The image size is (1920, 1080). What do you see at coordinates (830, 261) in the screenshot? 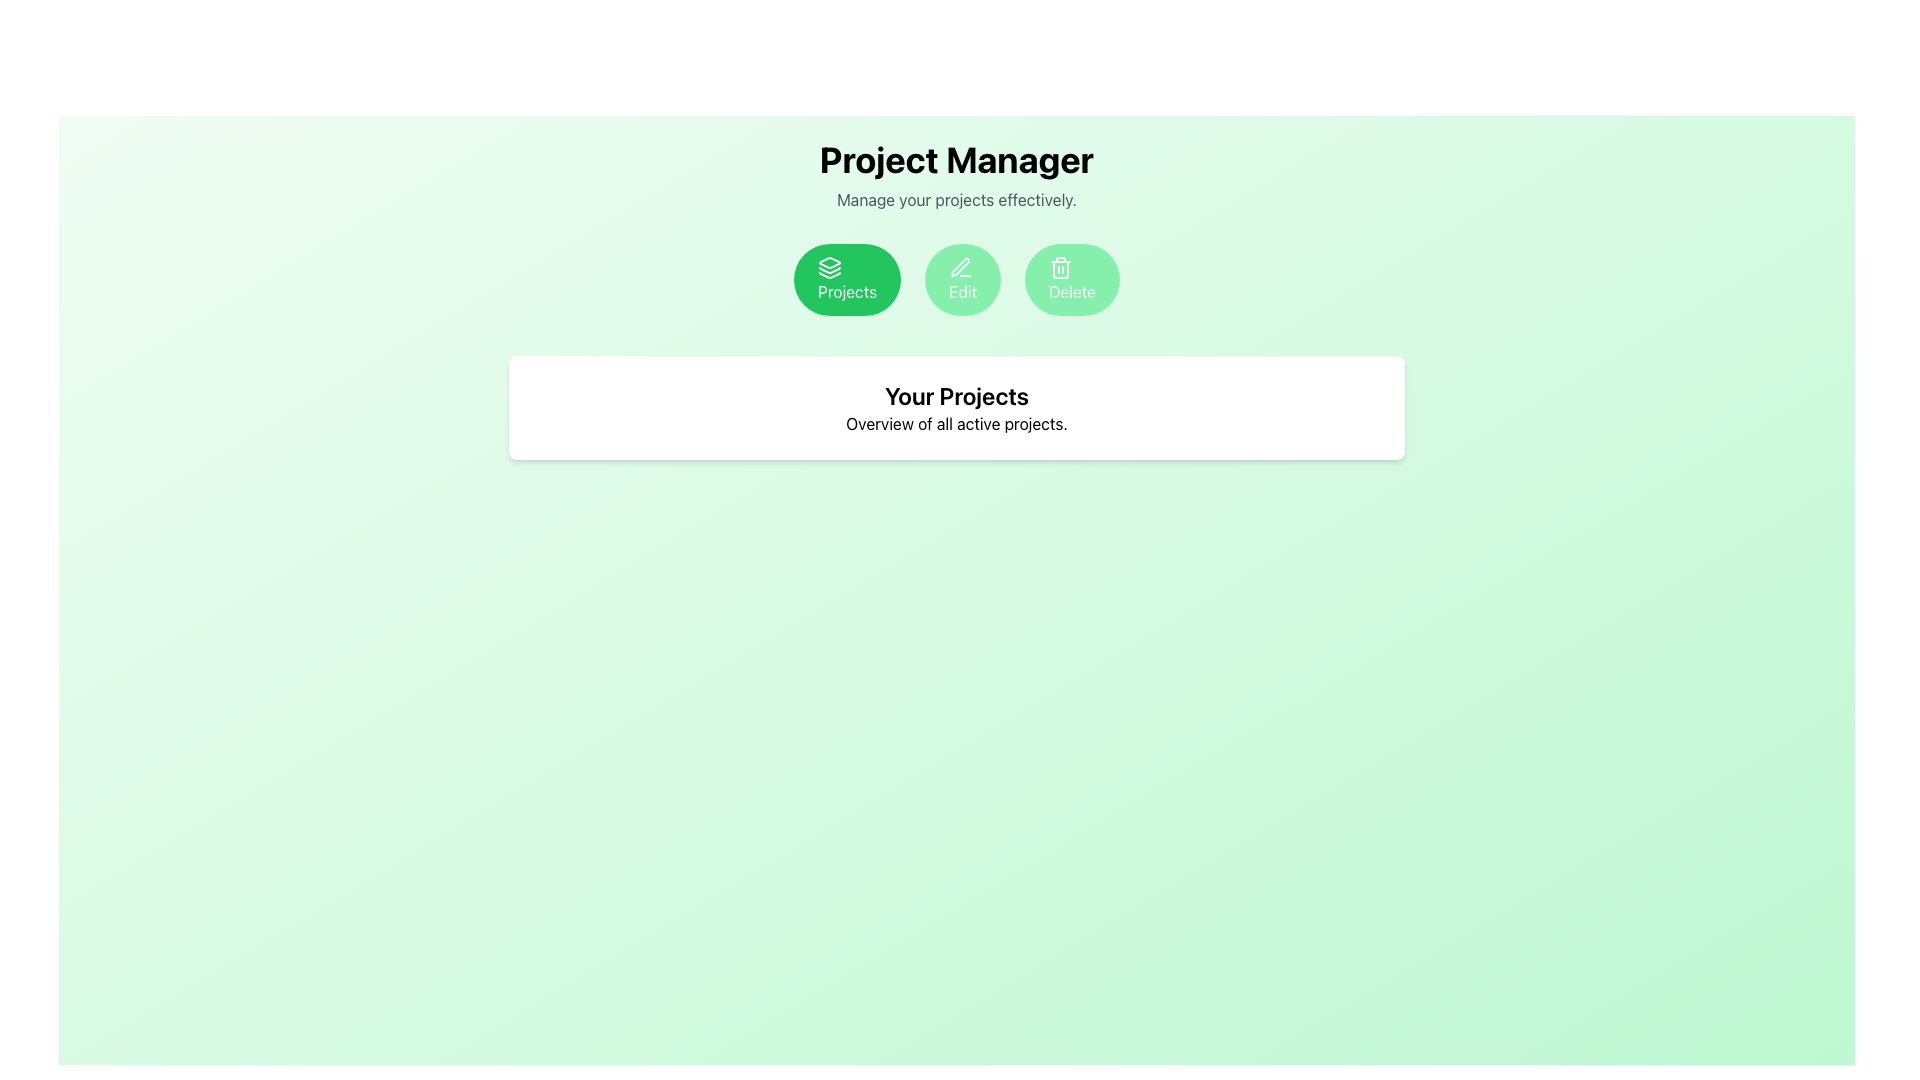
I see `the 'Projects' icon located in the top toolbar, which is the first circular button from the left among three icons` at bounding box center [830, 261].